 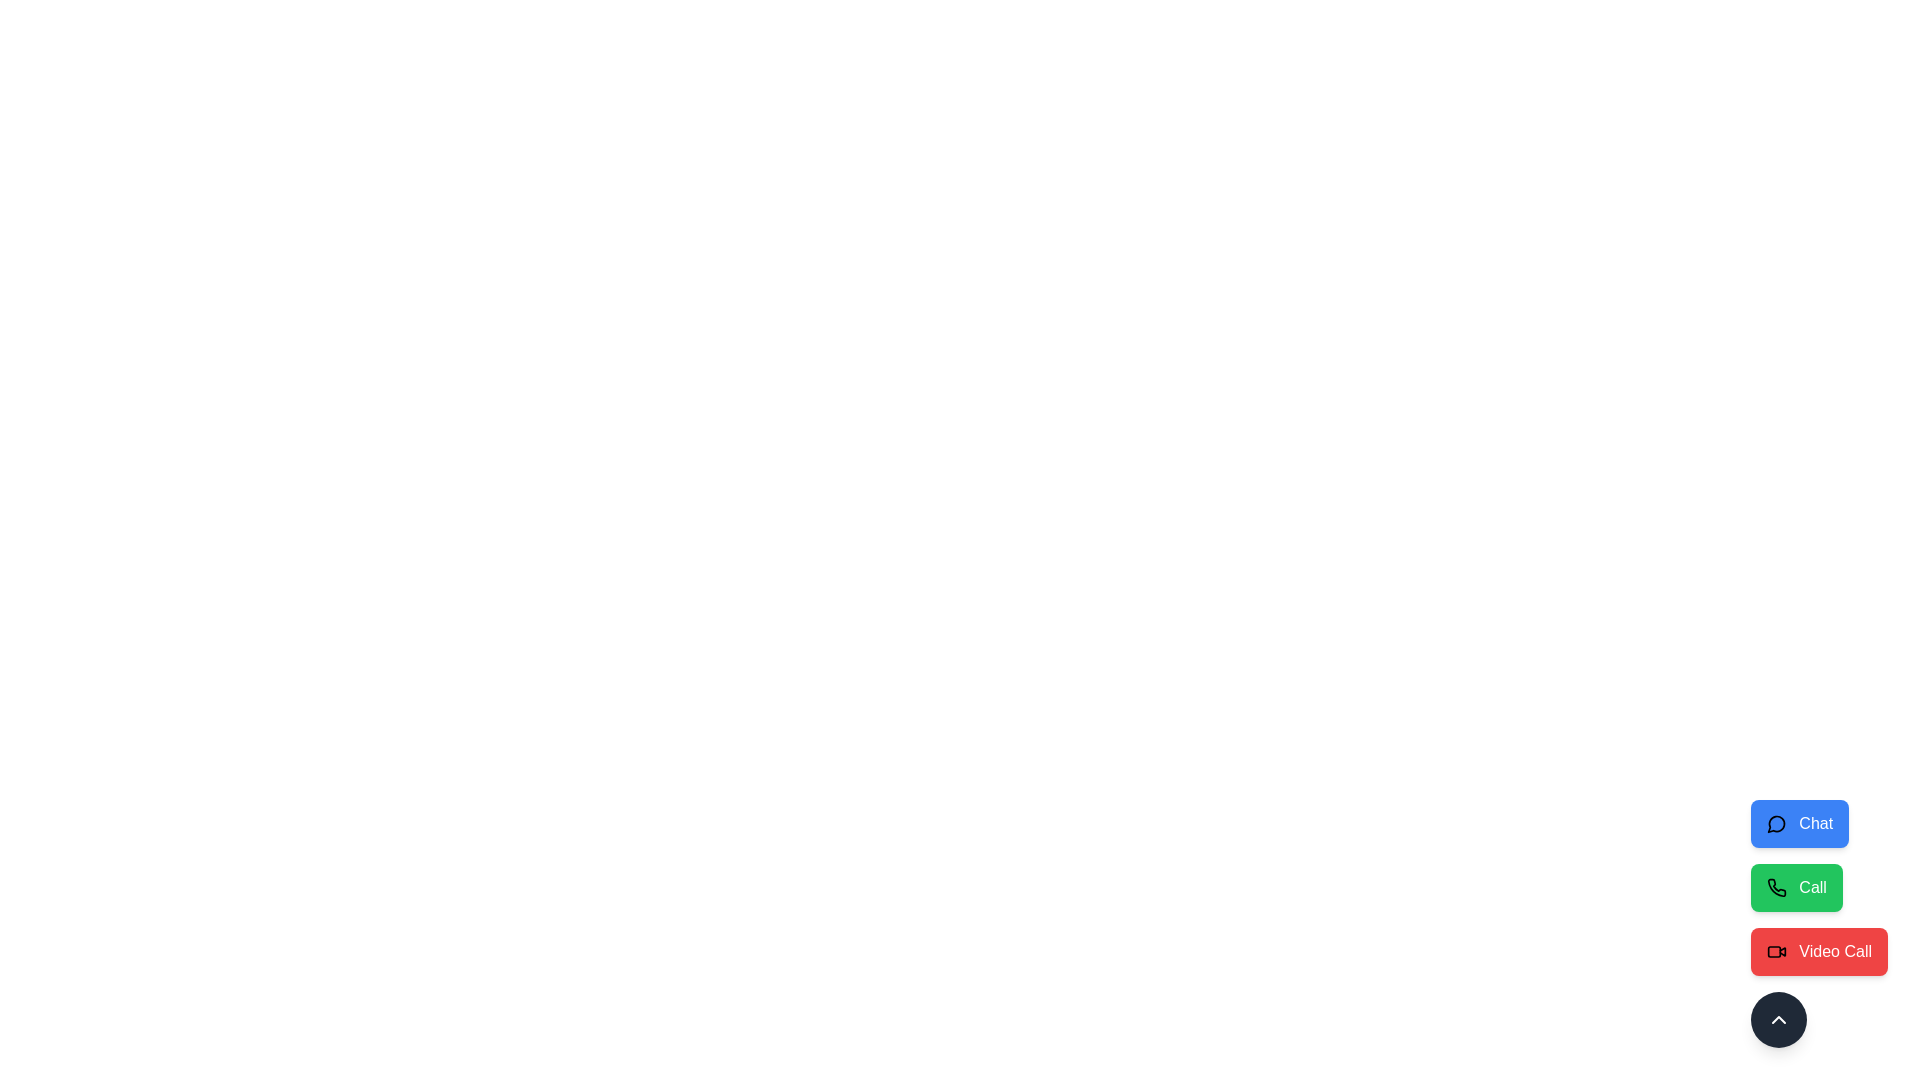 What do you see at coordinates (1819, 951) in the screenshot?
I see `'Video Call' button to initiate a video call` at bounding box center [1819, 951].